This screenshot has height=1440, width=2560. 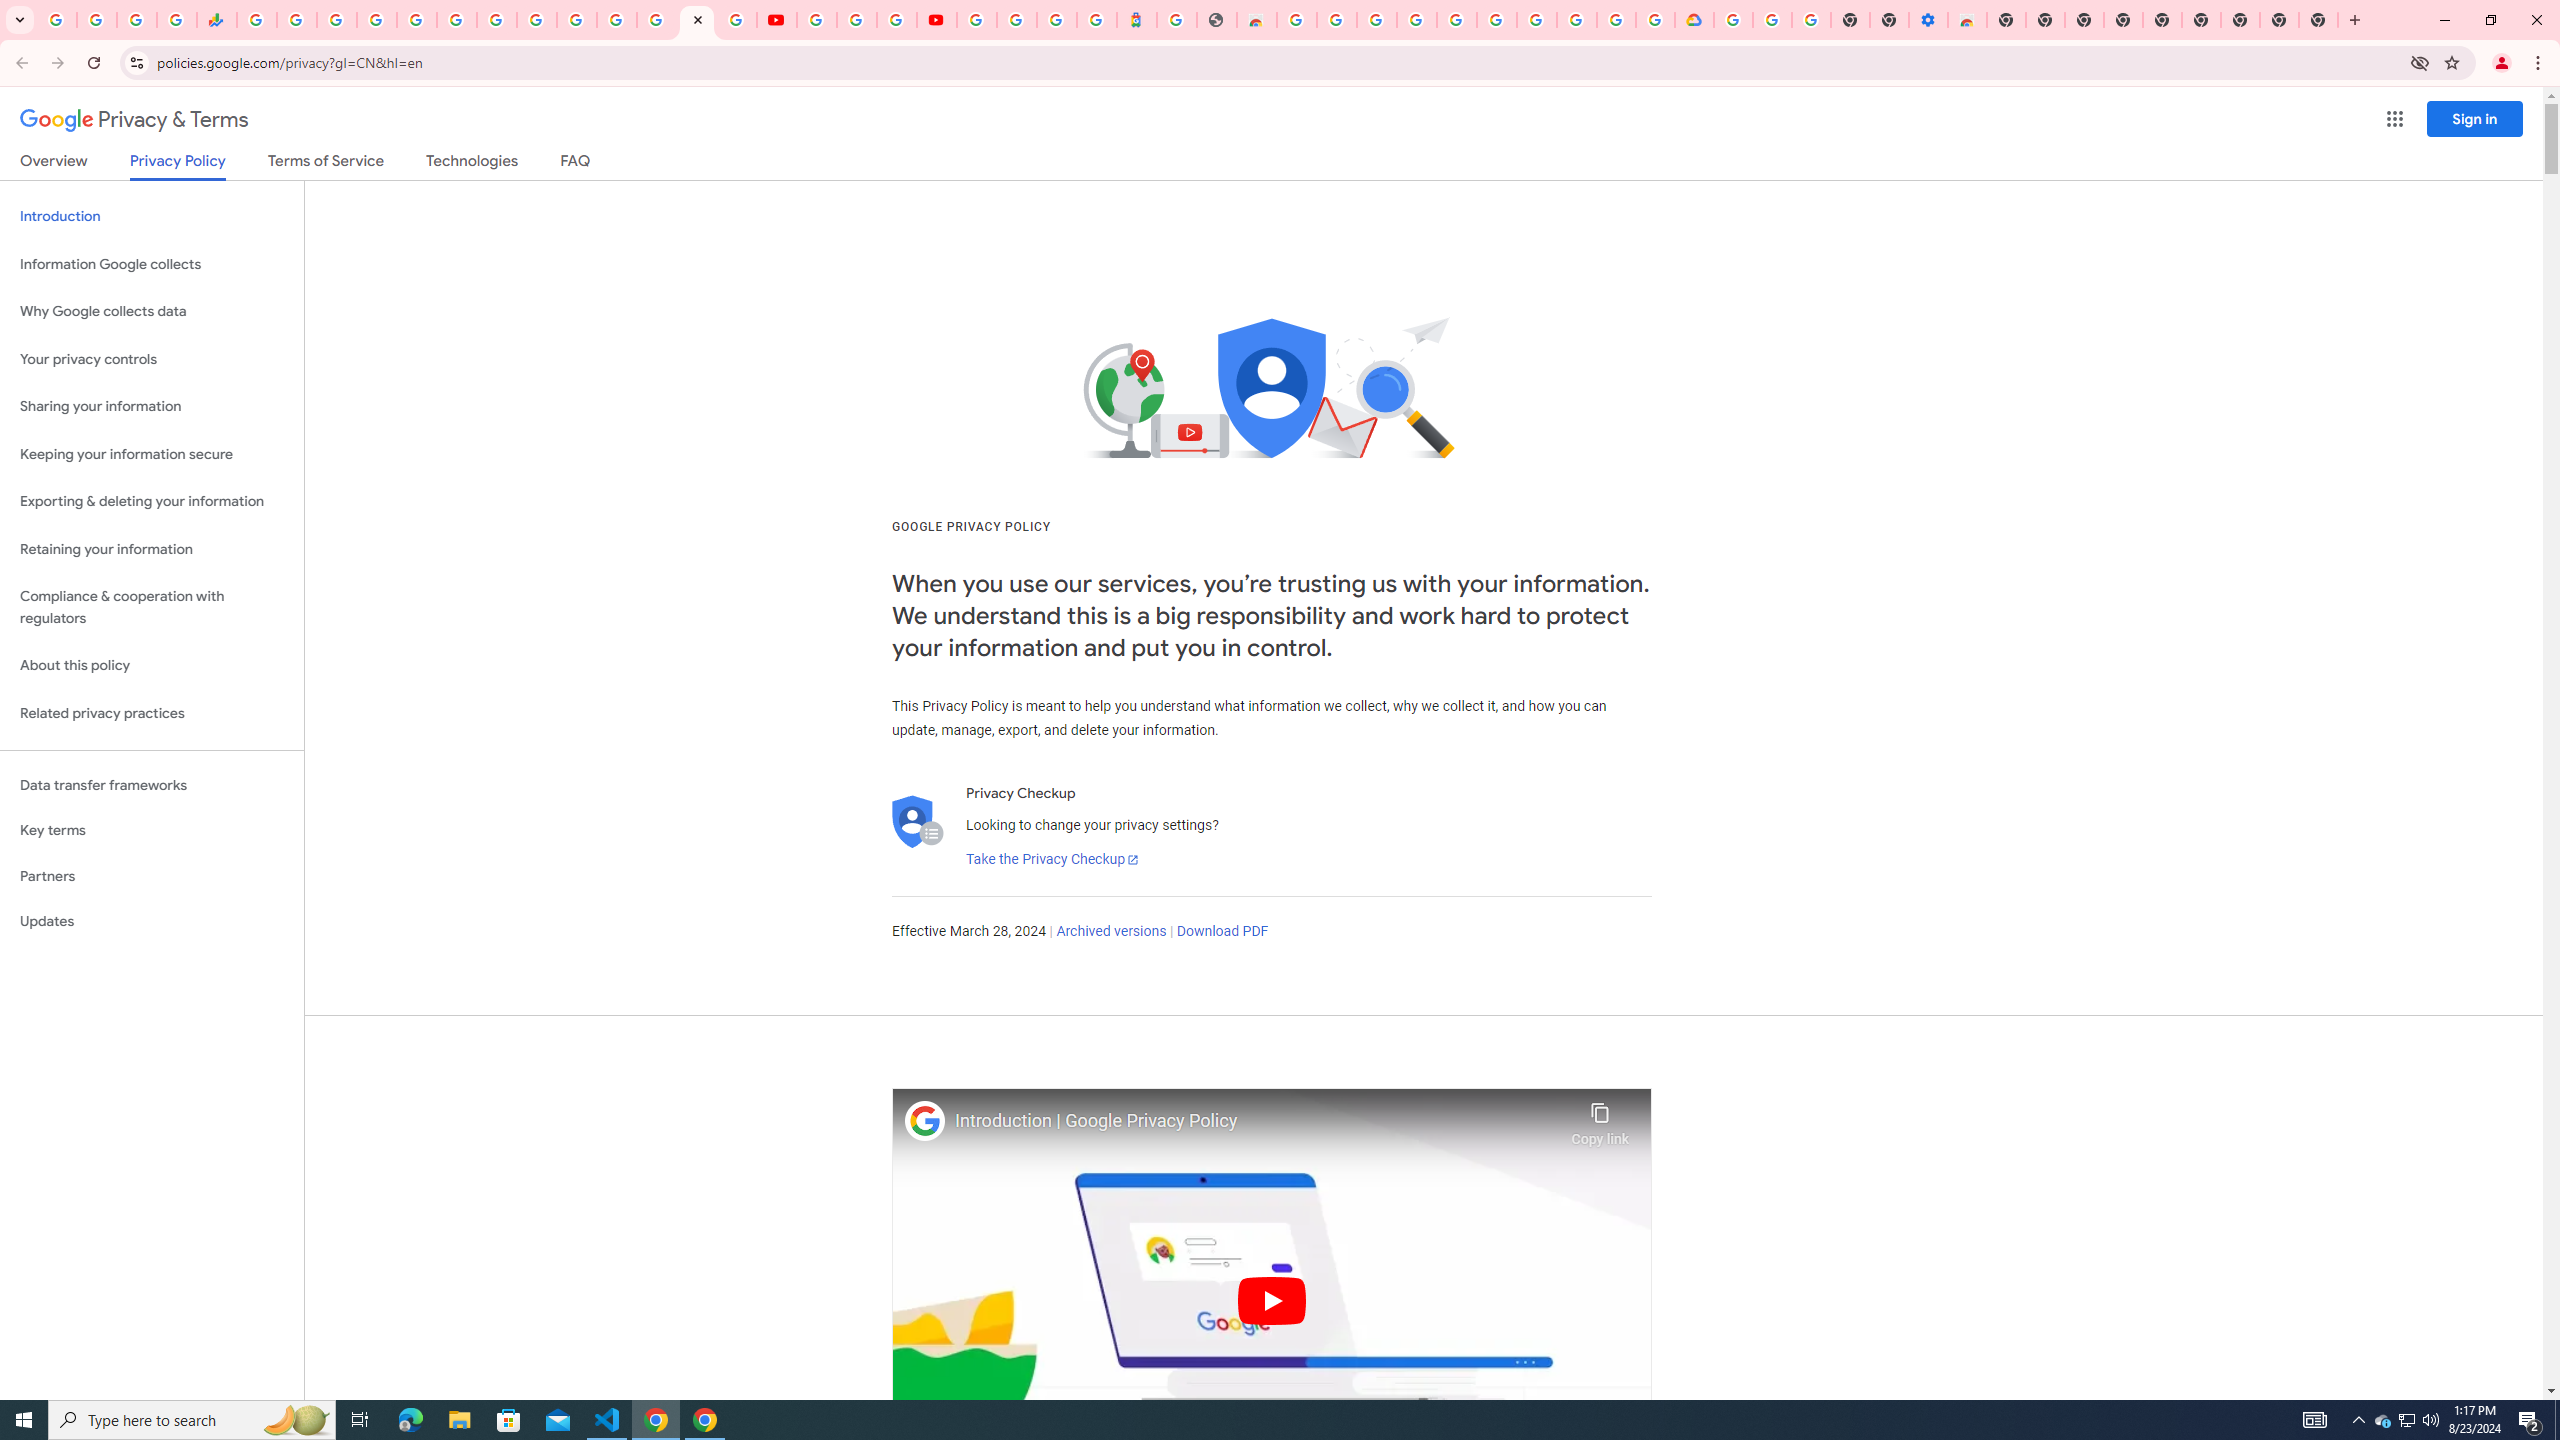 What do you see at coordinates (151, 712) in the screenshot?
I see `'Related privacy practices'` at bounding box center [151, 712].